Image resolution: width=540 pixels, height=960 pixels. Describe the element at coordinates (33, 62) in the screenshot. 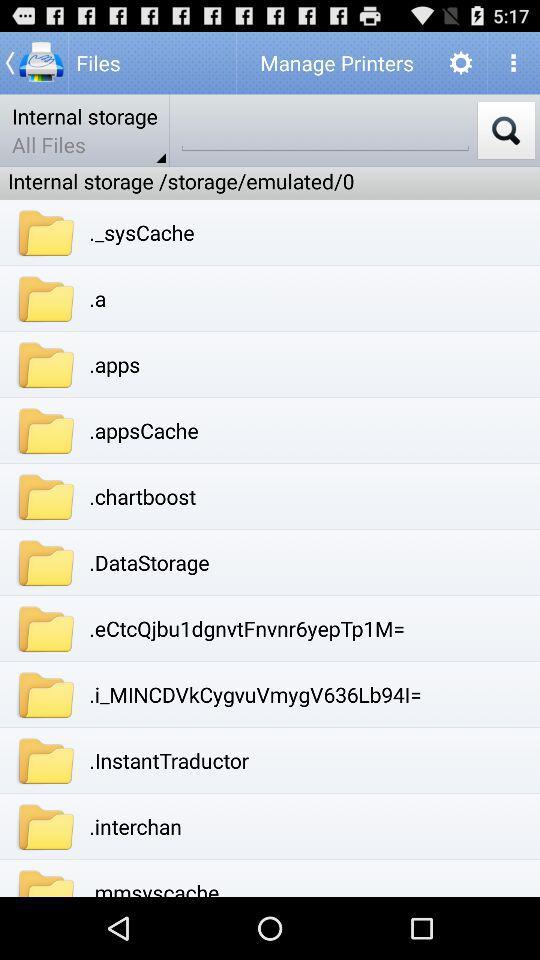

I see `icon above the internal storage app` at that location.